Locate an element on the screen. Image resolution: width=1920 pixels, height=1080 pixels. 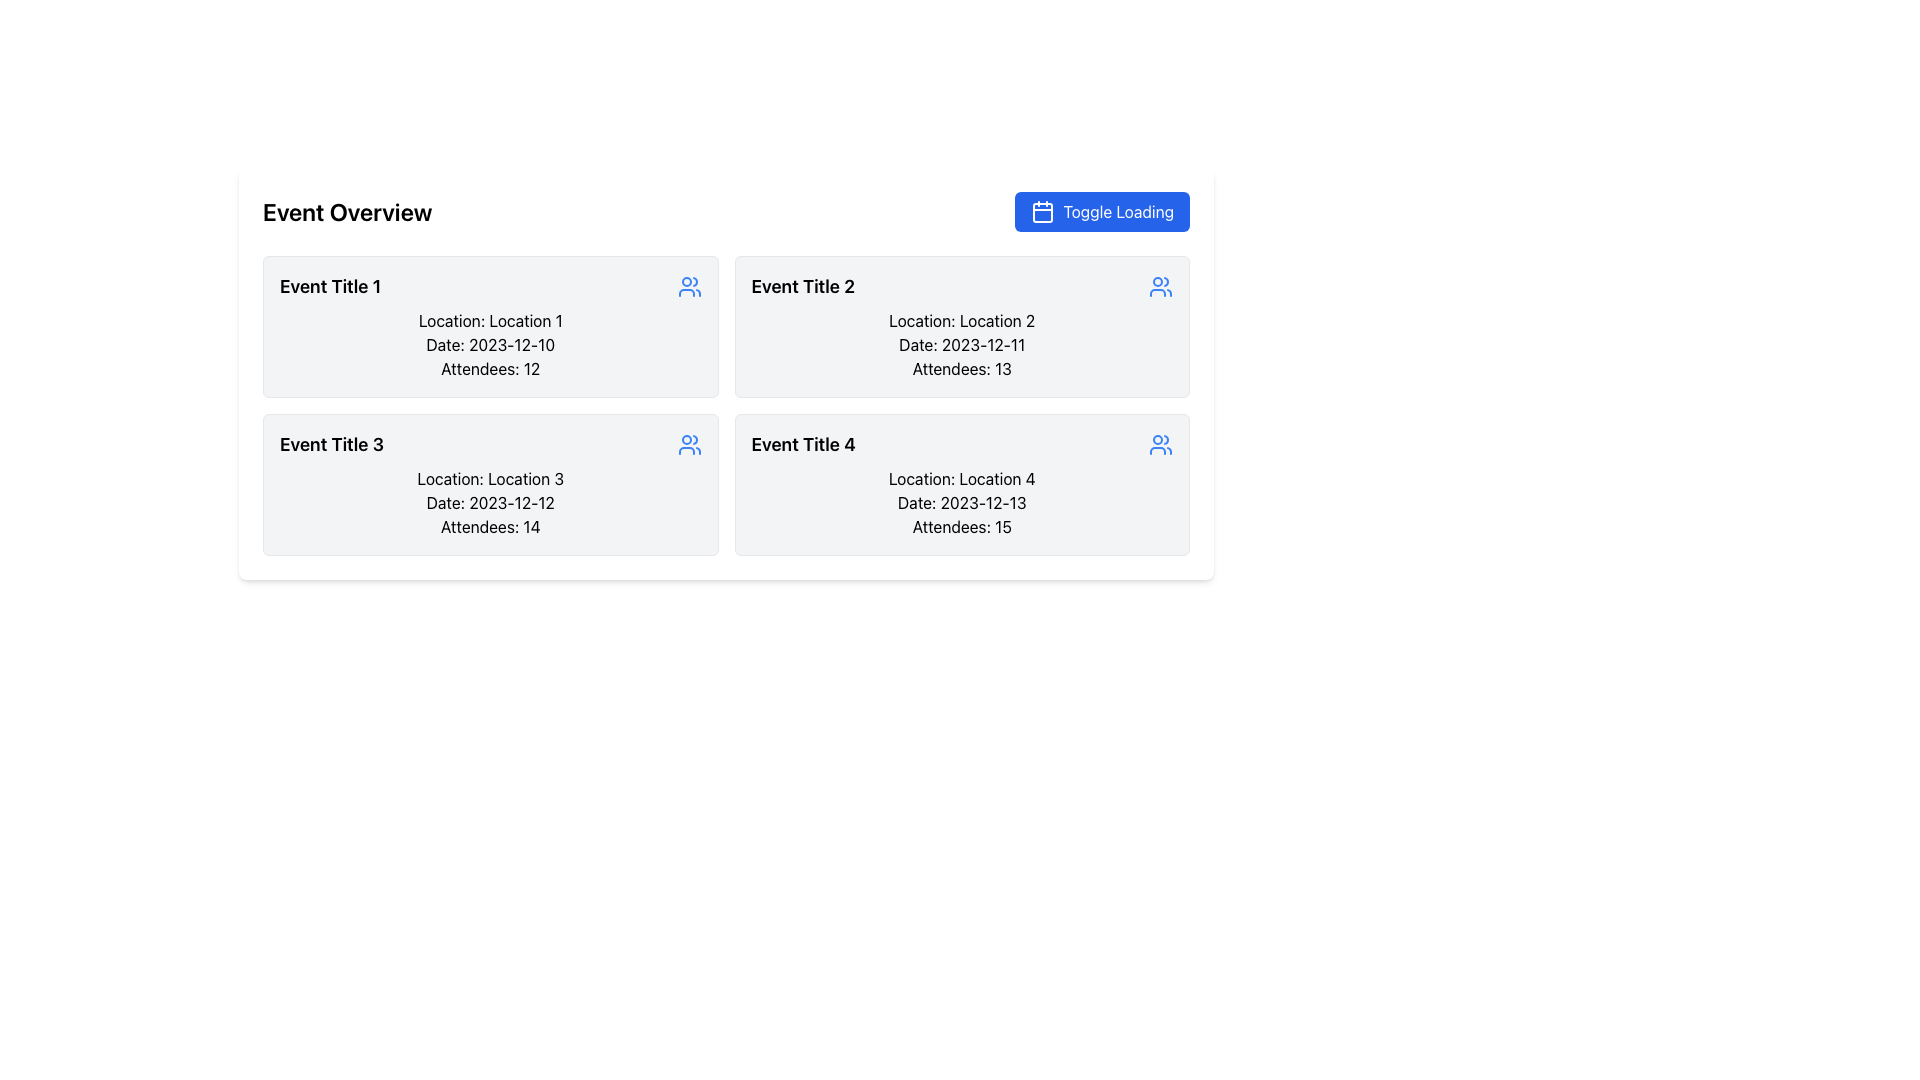
number of attendees displayed in the text label 'Attendees: 12' located in the first event card of the event grid layout, positioned below the 'Date: 2023-12-10' is located at coordinates (490, 369).